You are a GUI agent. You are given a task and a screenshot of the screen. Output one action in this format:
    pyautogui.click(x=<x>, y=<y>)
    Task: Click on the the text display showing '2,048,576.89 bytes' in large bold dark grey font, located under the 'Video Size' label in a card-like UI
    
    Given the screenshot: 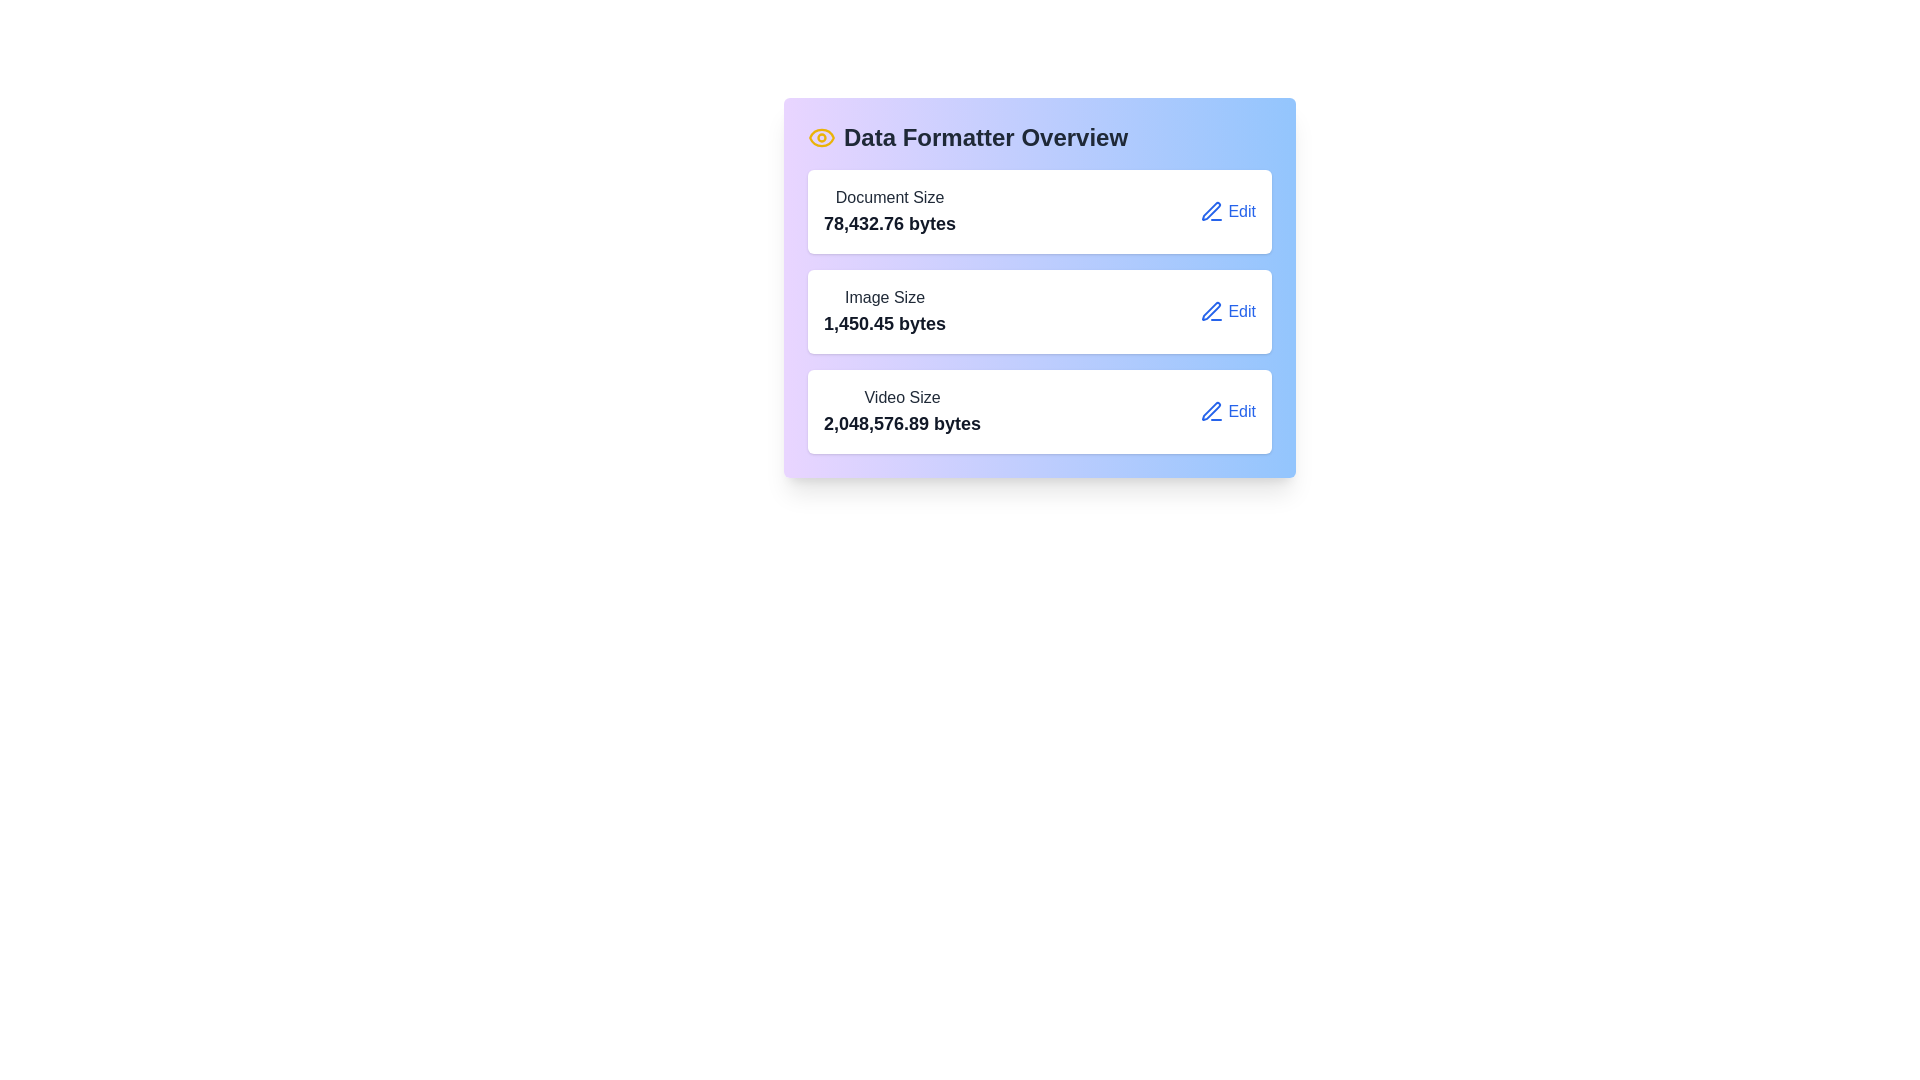 What is the action you would take?
    pyautogui.click(x=901, y=423)
    